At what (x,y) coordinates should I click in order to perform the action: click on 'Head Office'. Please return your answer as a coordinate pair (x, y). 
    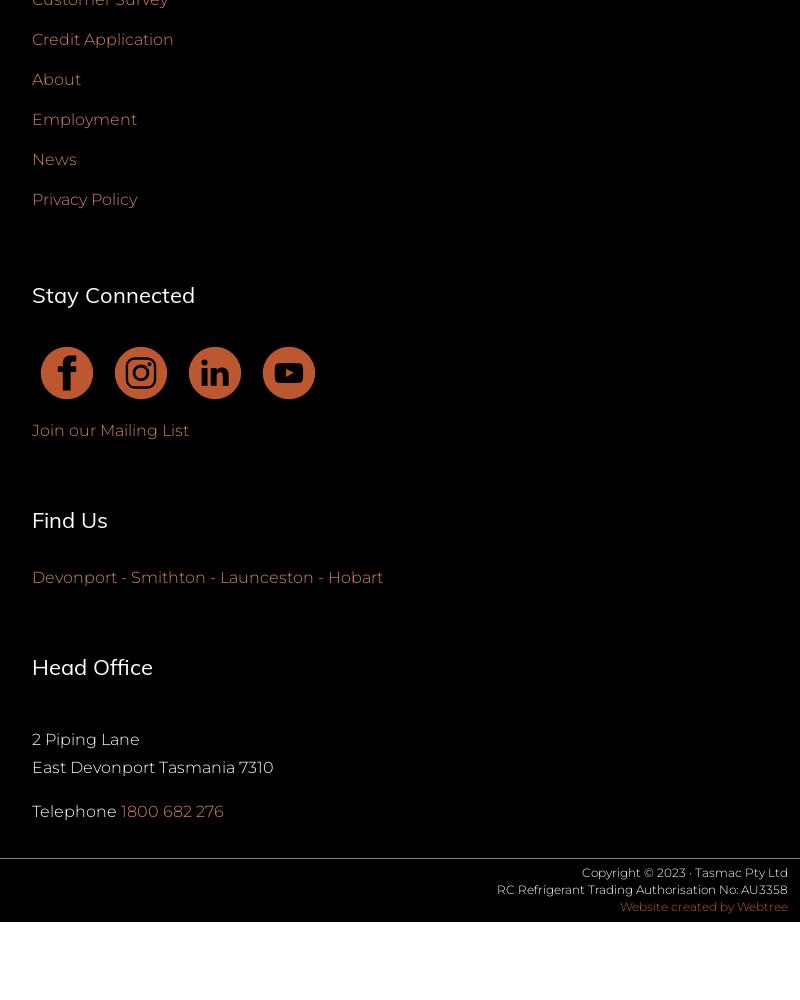
    Looking at the image, I should click on (92, 666).